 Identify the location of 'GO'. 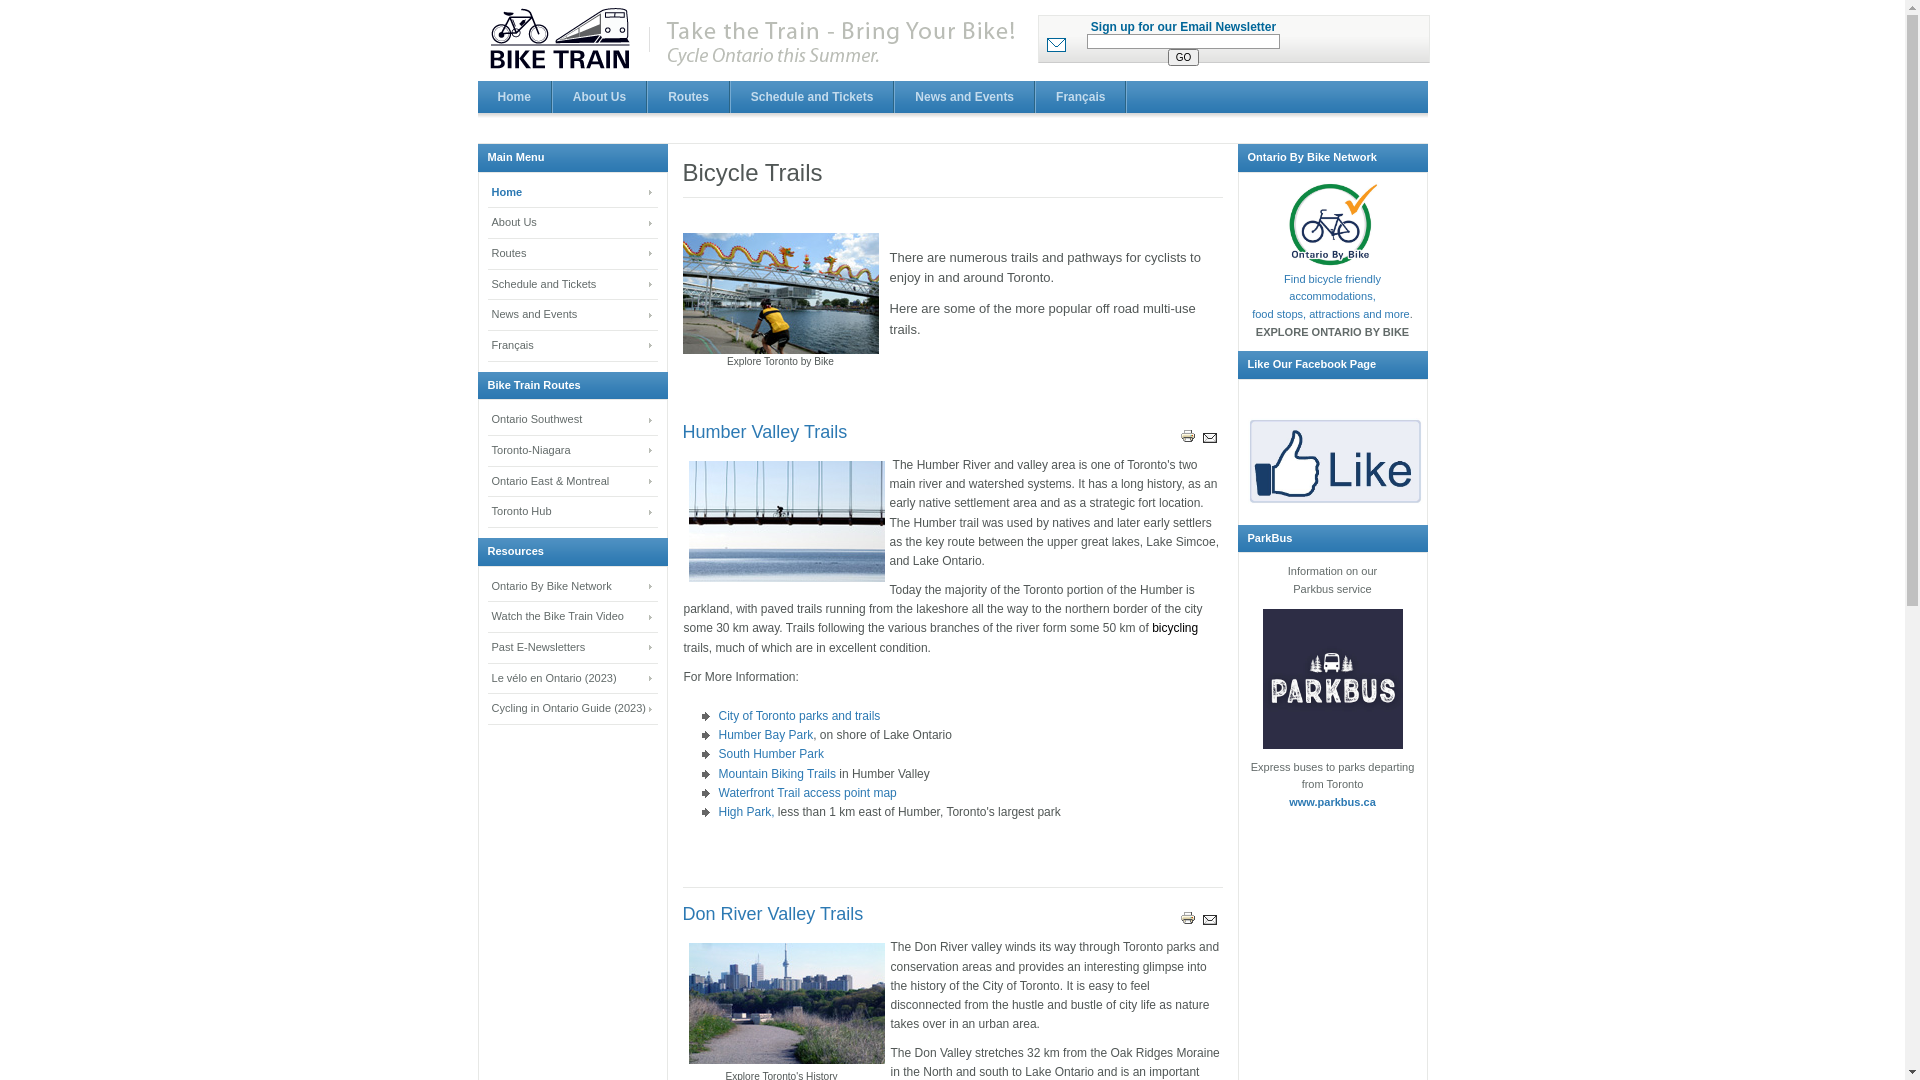
(1184, 56).